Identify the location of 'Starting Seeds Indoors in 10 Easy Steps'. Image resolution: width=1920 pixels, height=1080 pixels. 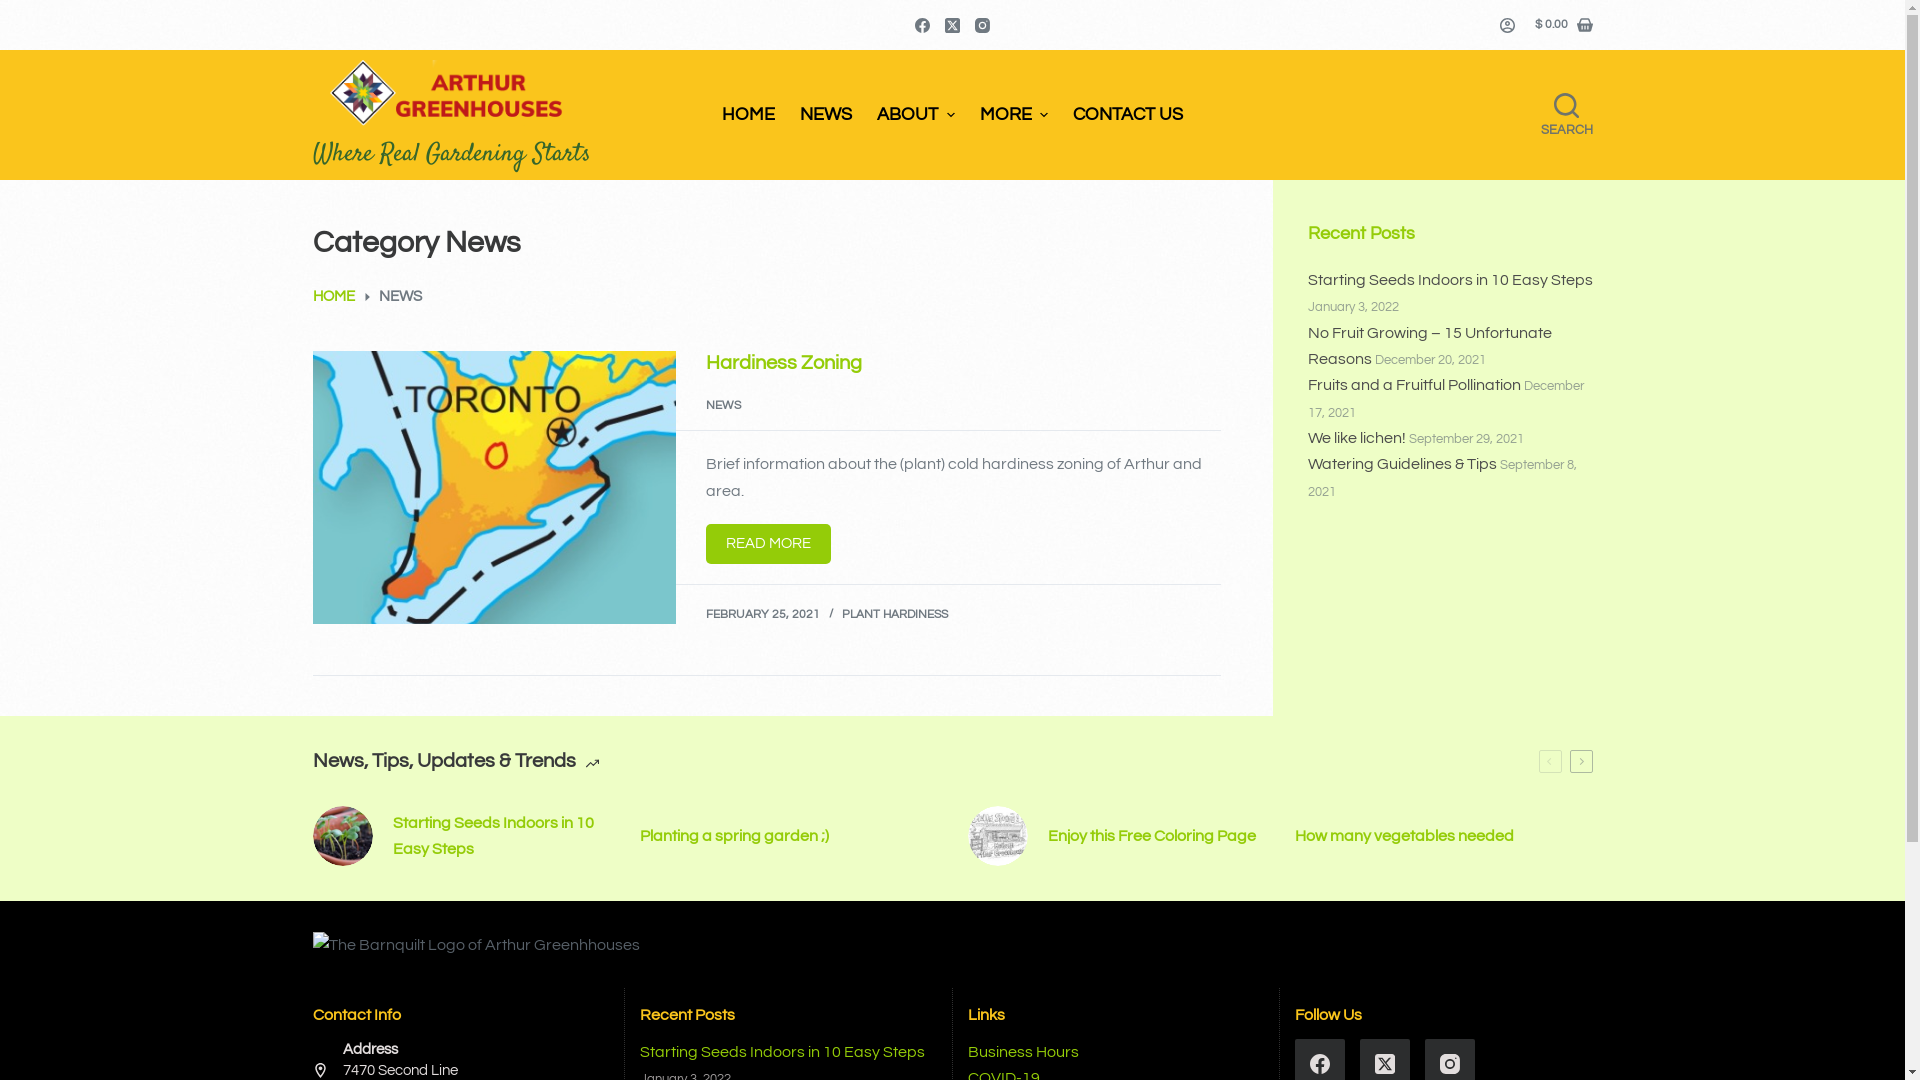
(1450, 280).